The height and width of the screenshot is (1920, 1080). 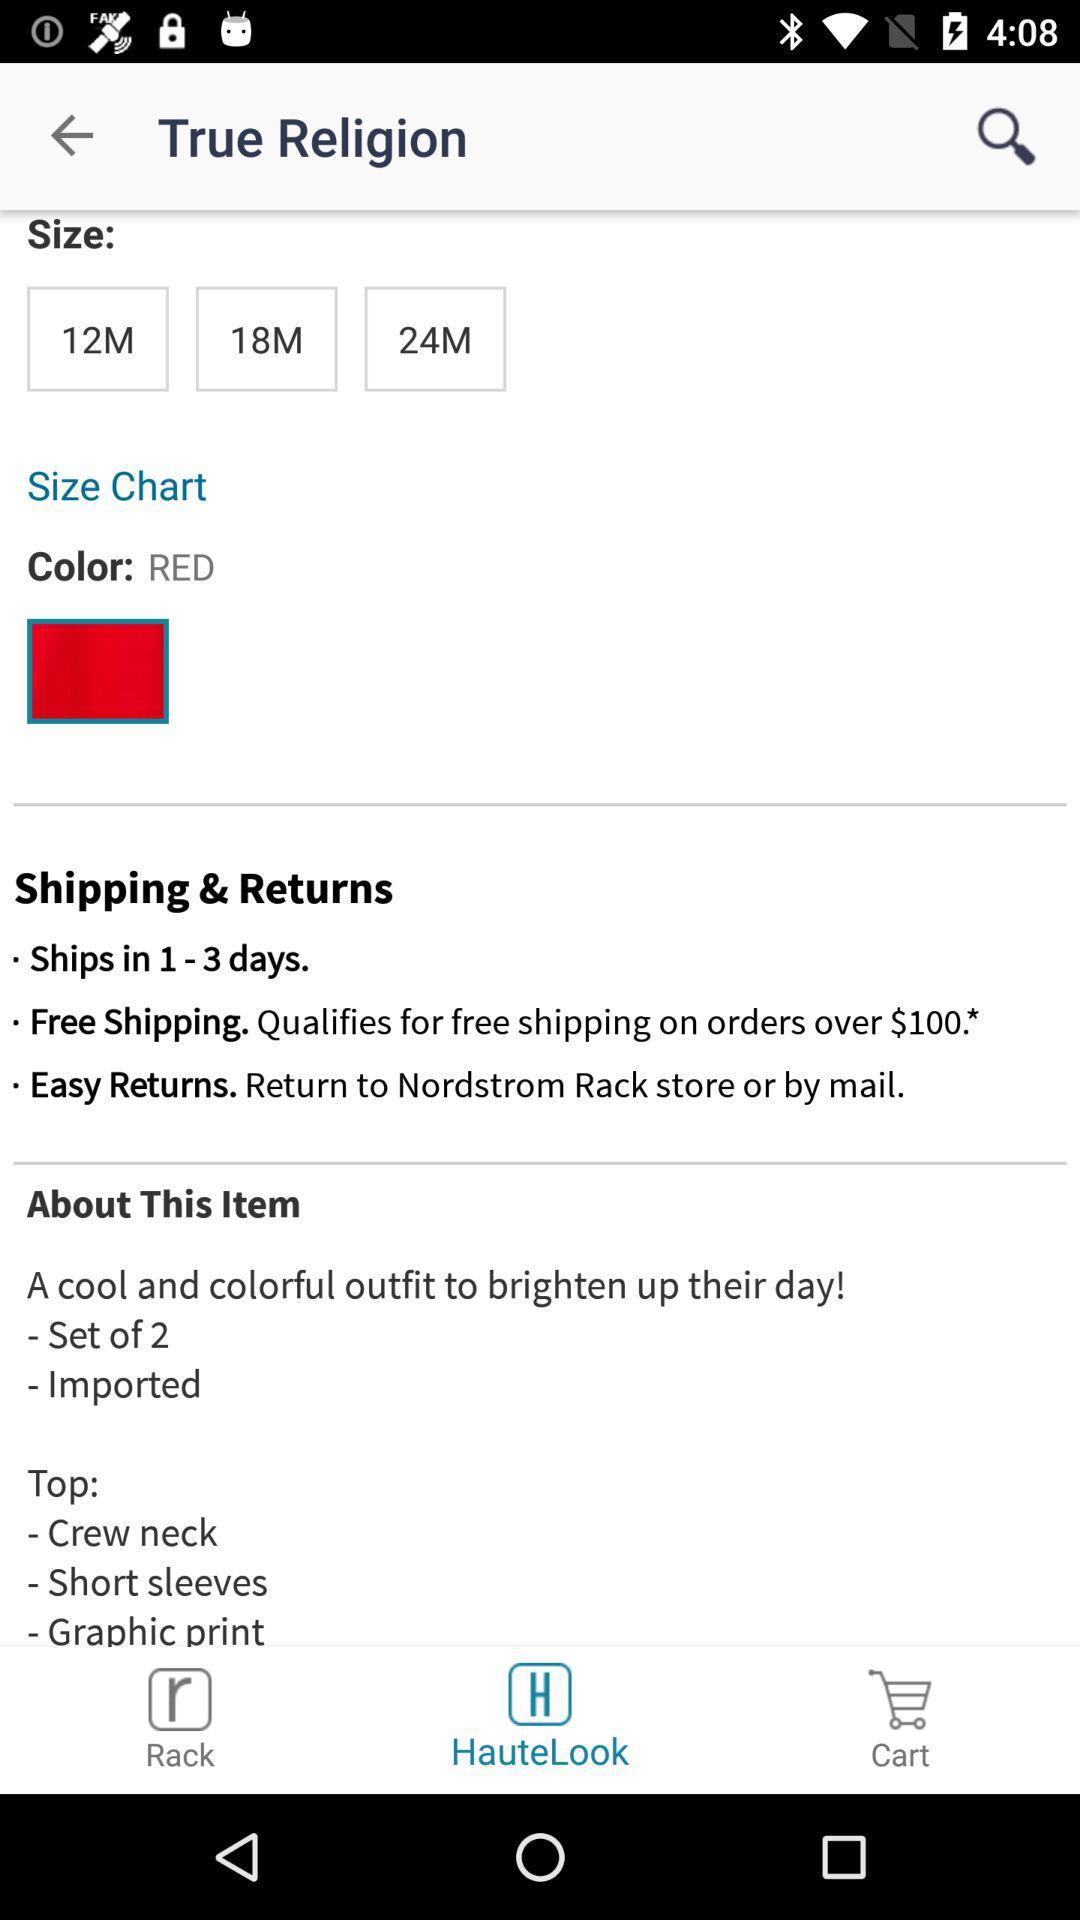 I want to click on the item above the size chart, so click(x=97, y=339).